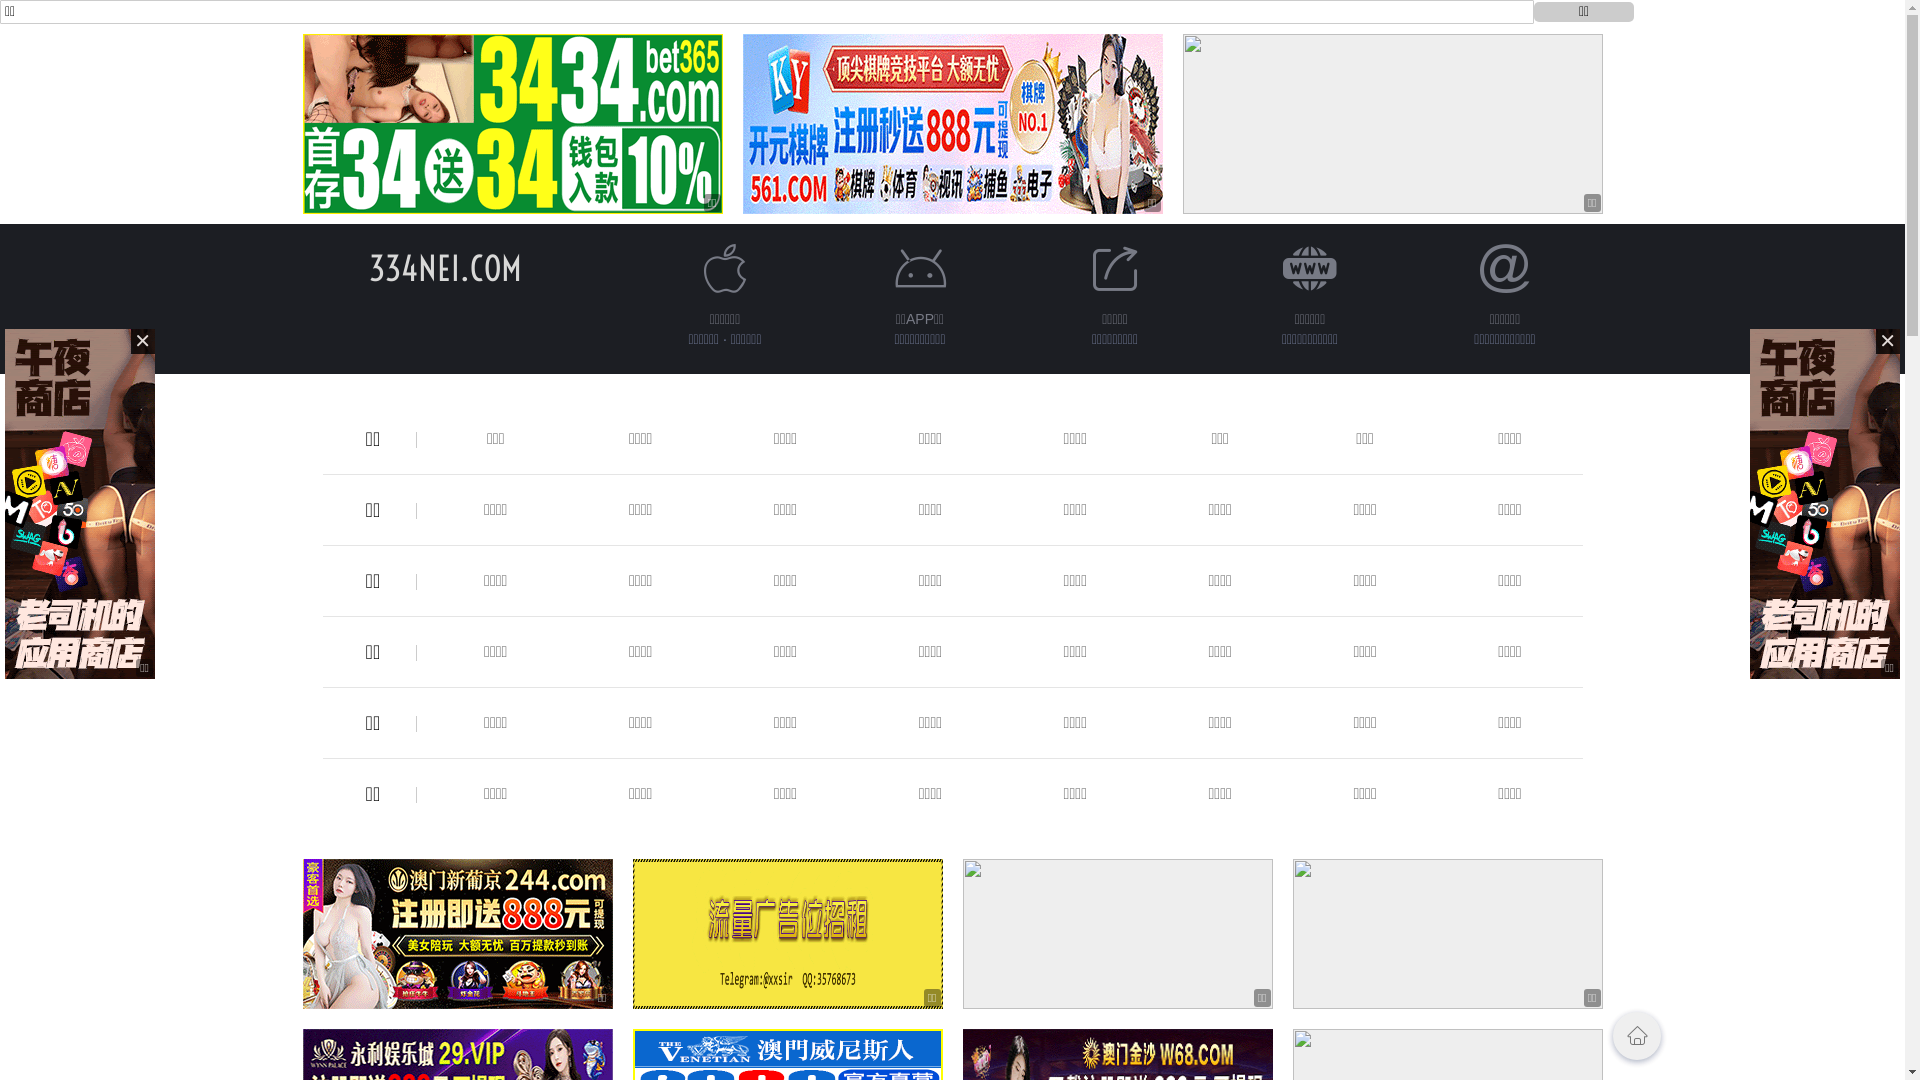 The height and width of the screenshot is (1080, 1920). Describe the element at coordinates (369, 267) in the screenshot. I see `'334NEI.COM'` at that location.